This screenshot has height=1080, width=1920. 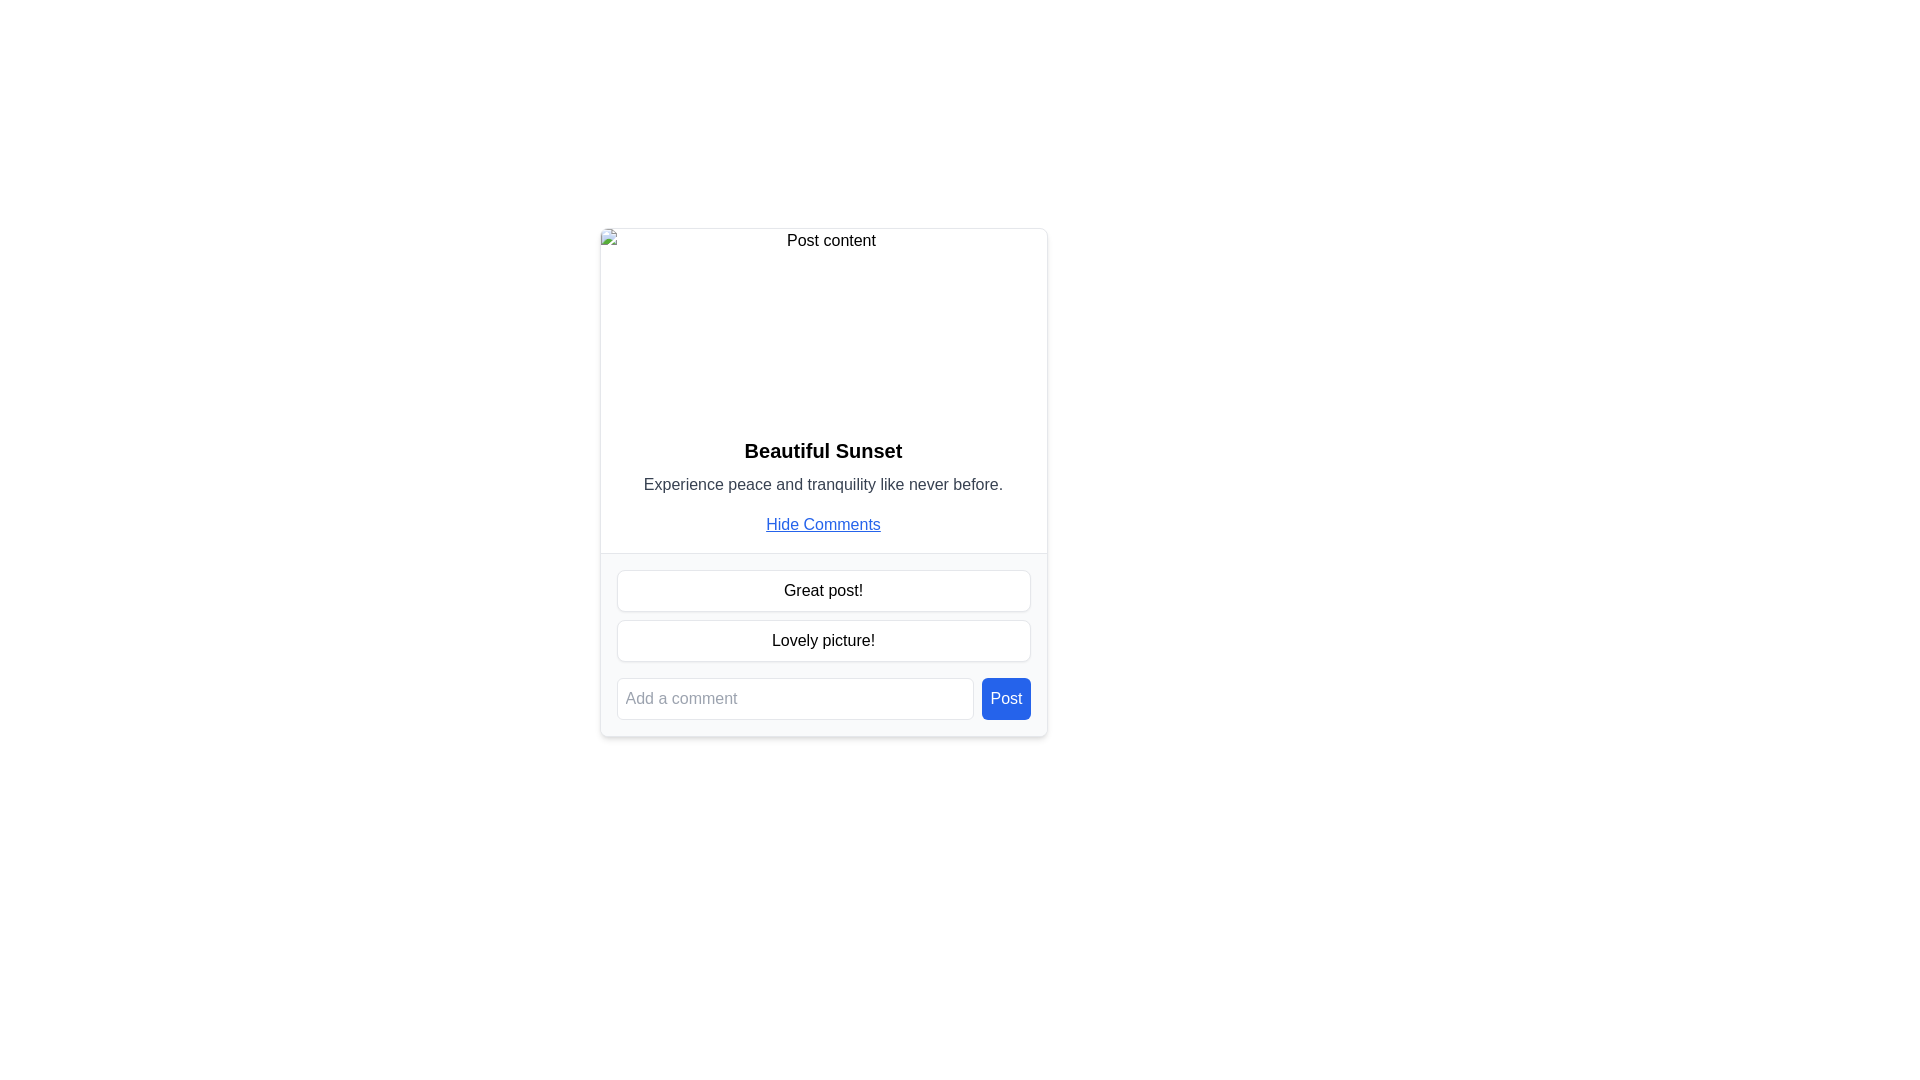 I want to click on the blue-colored hyperlink 'Hide Comments' to hide the comments section below the 'Beautiful Sunset' post, so click(x=823, y=523).